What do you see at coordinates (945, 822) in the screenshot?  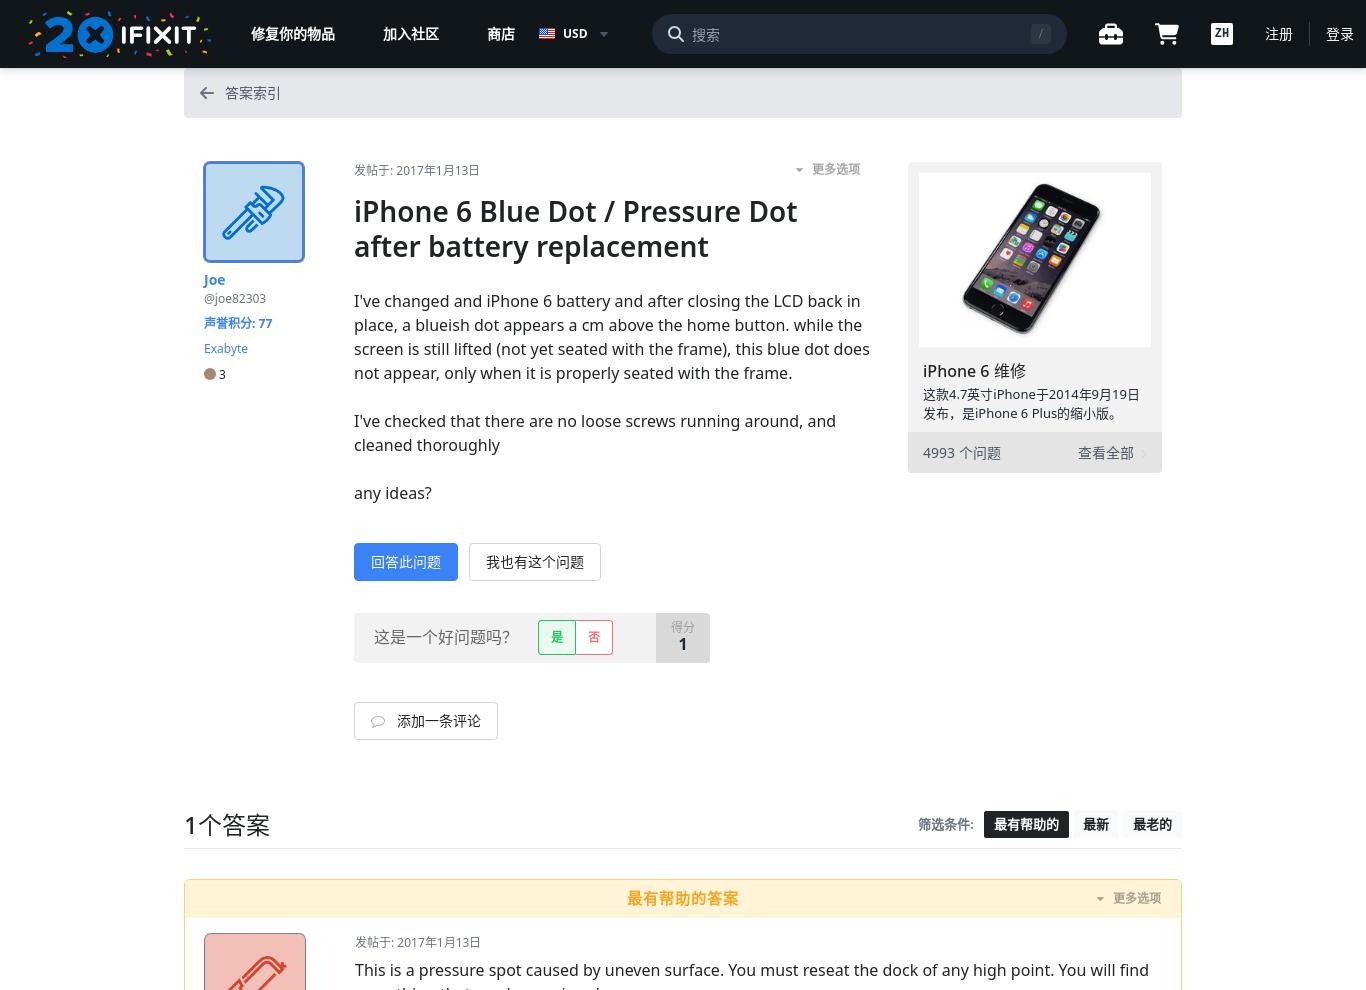 I see `'筛选条件:'` at bounding box center [945, 822].